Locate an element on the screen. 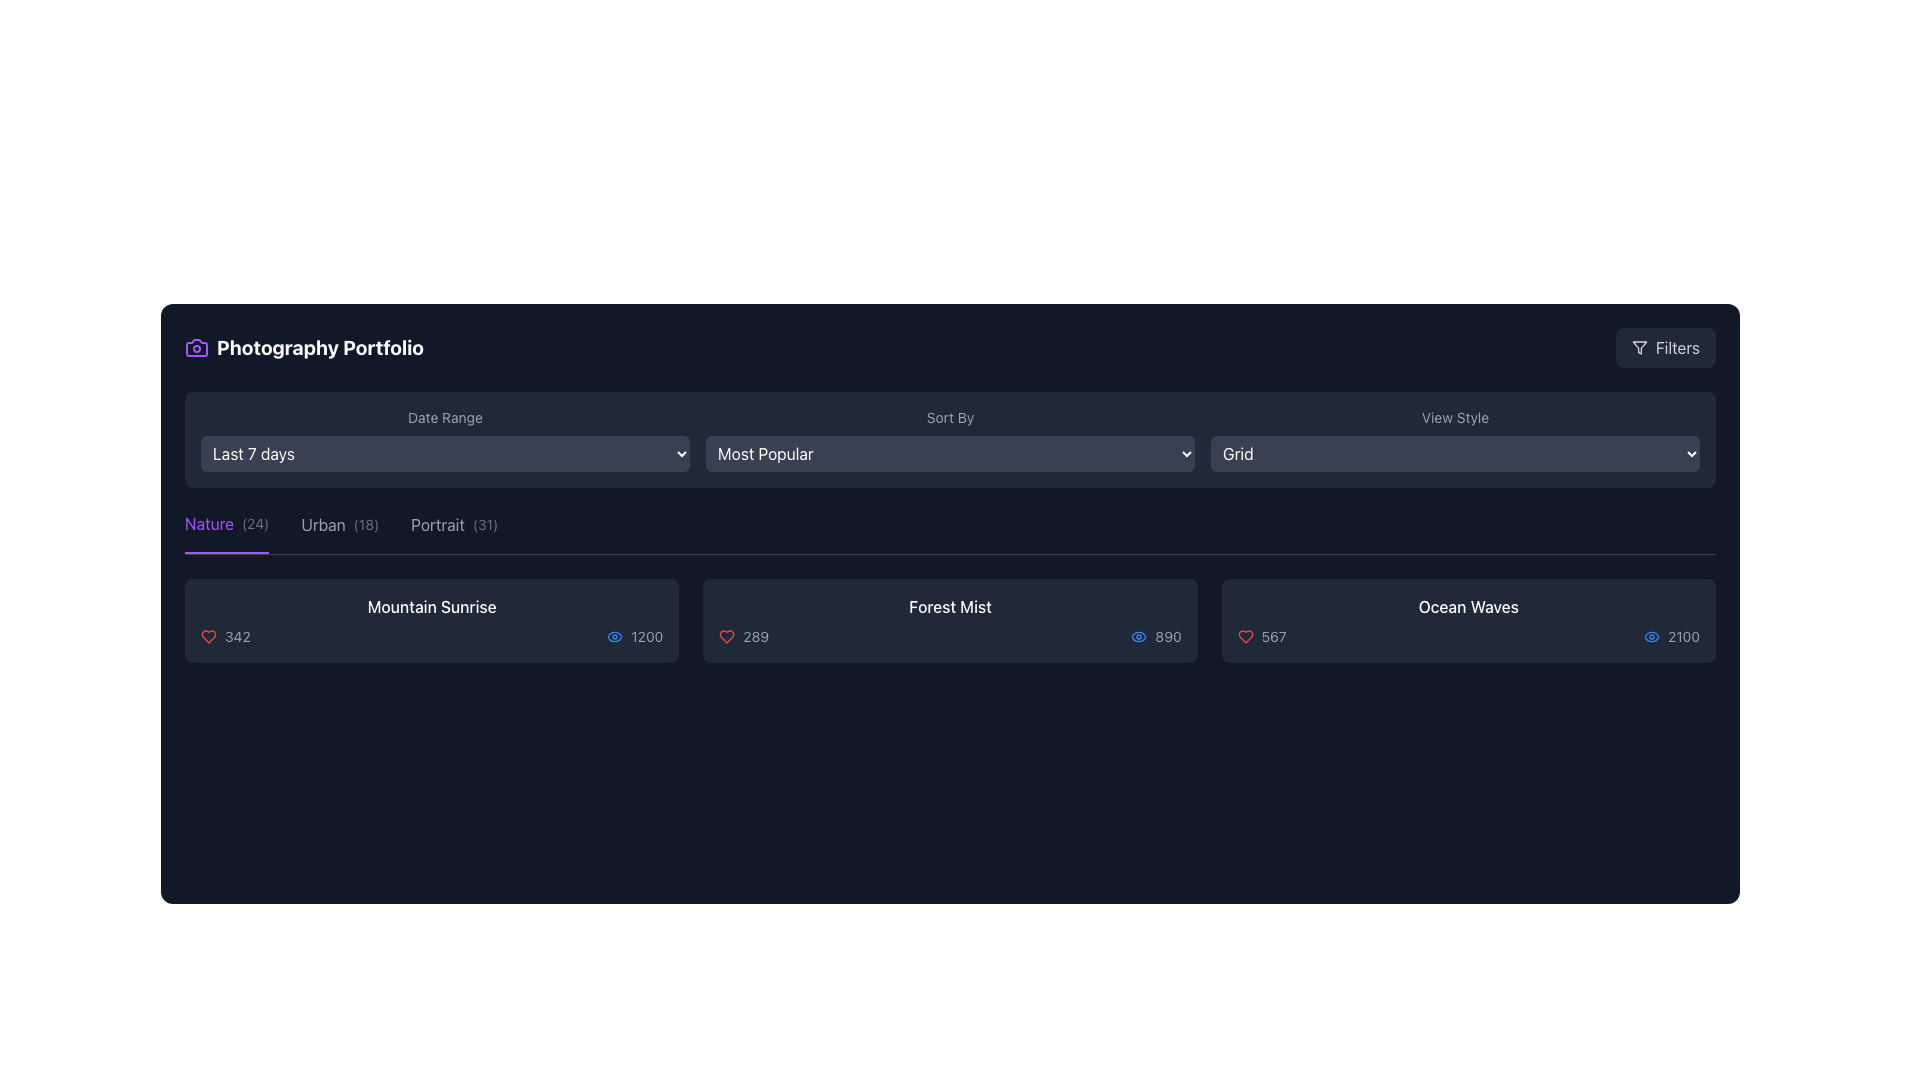  the eye icon represented as an SVG graphic, styled in blue with a stroke width of 2, located to the right of the 'Ocean Waves' title and the numerical value '2100' is located at coordinates (1651, 636).